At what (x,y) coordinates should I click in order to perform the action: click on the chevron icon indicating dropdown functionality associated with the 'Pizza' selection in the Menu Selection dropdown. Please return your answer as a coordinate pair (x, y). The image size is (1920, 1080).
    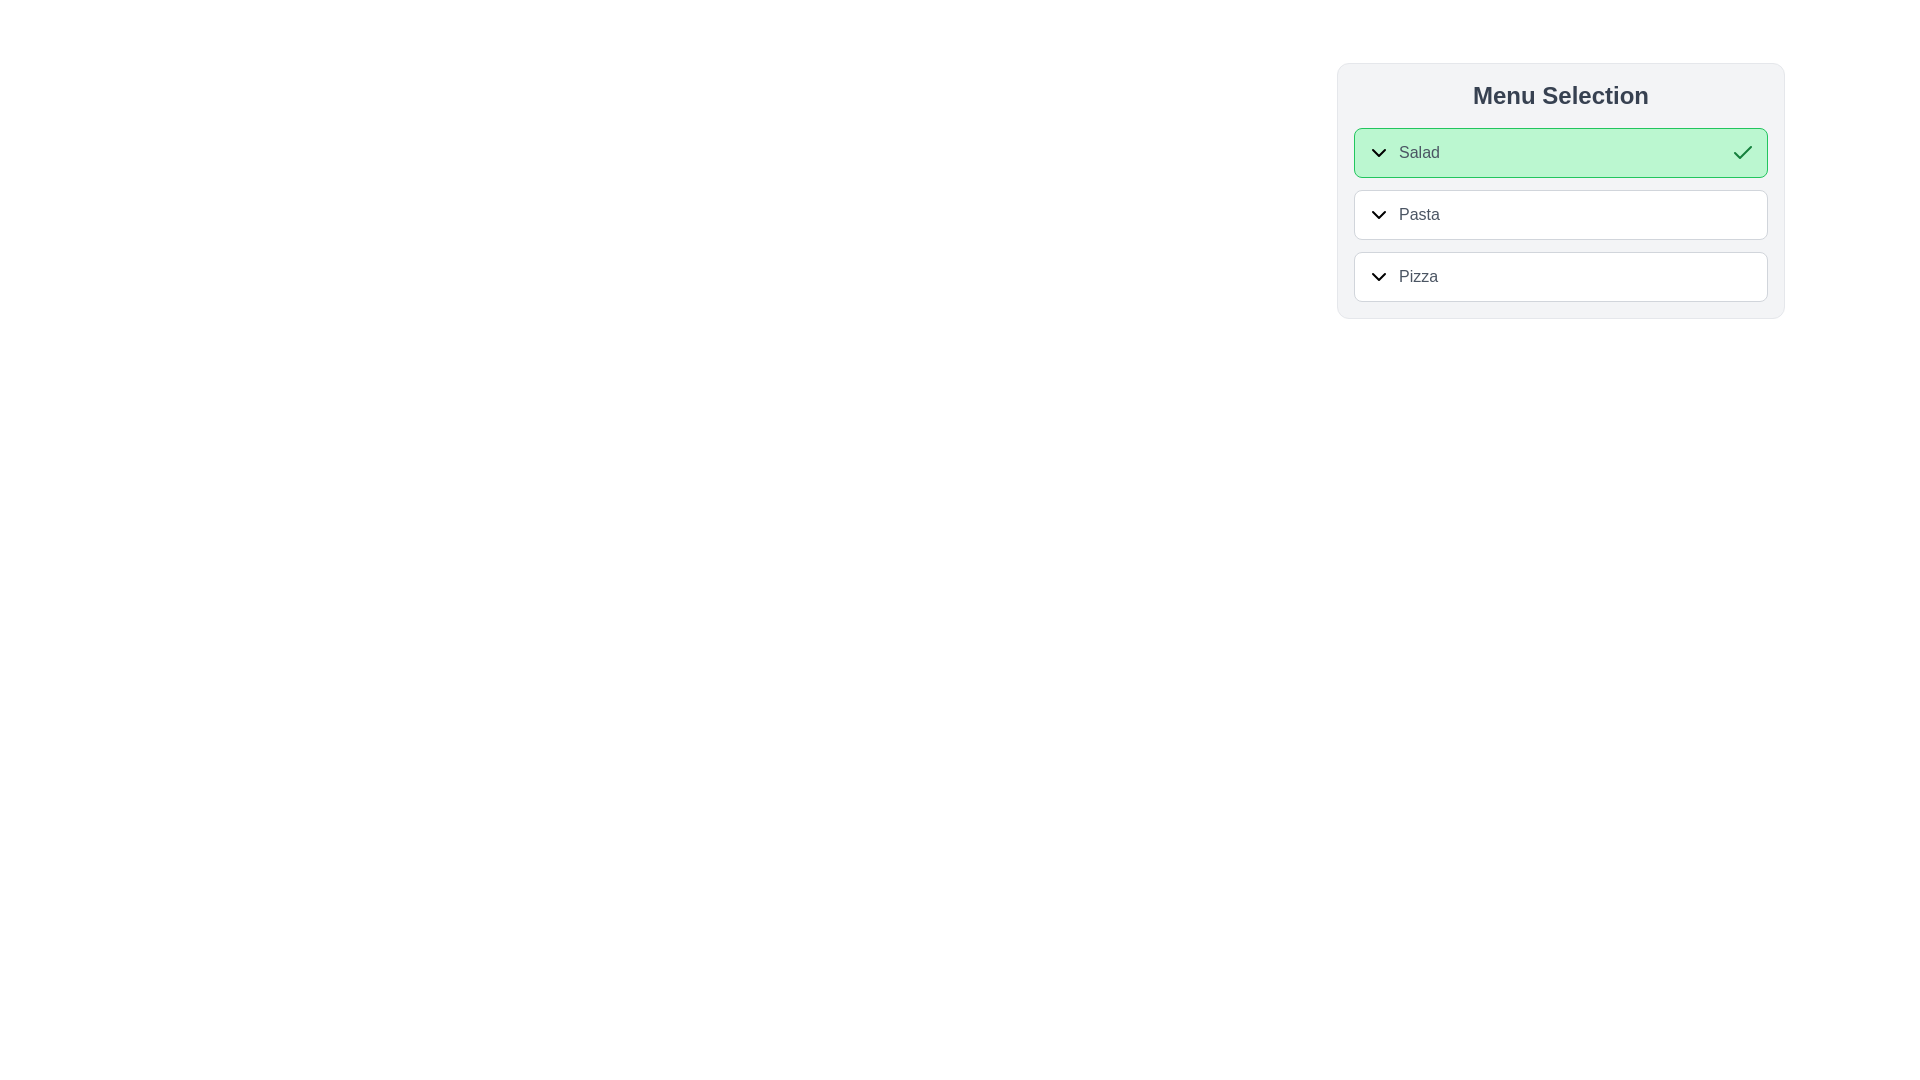
    Looking at the image, I should click on (1377, 277).